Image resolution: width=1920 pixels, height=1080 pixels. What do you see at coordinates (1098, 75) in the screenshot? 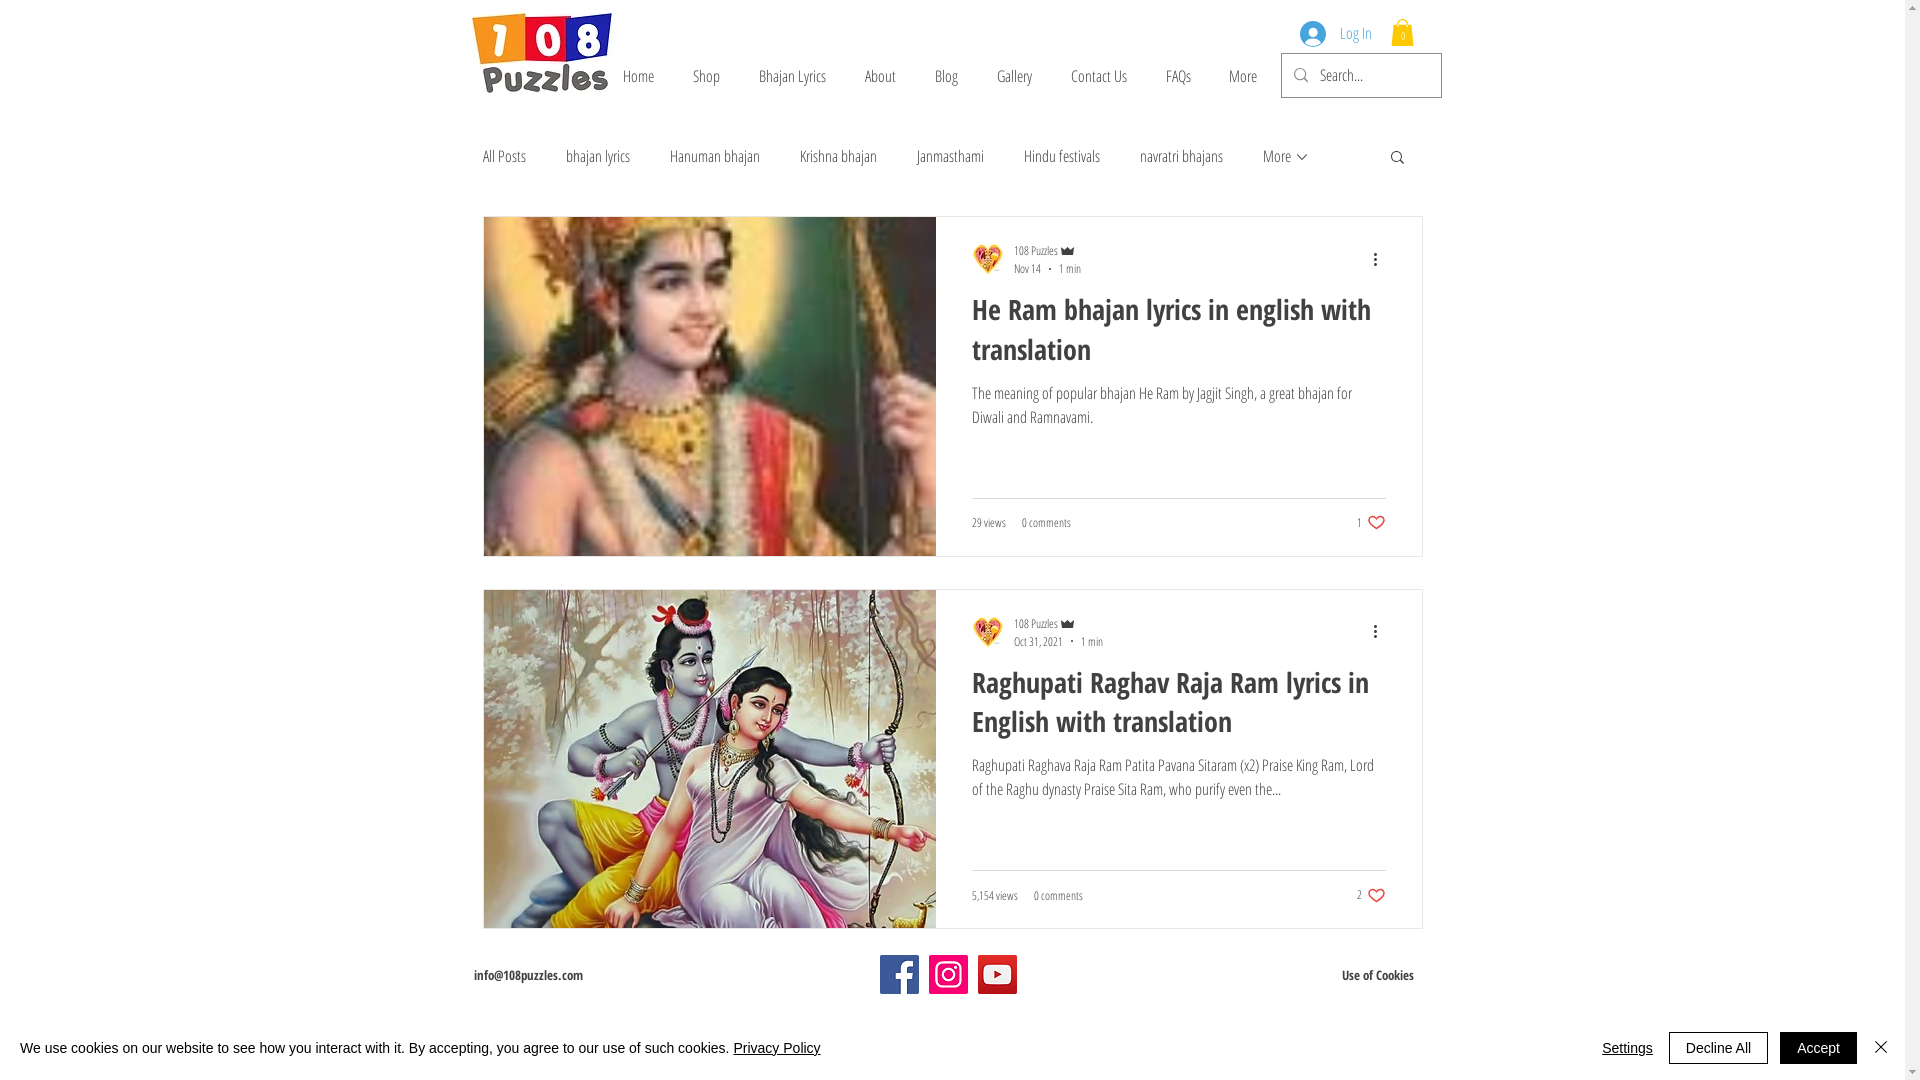
I see `'Contact Us'` at bounding box center [1098, 75].